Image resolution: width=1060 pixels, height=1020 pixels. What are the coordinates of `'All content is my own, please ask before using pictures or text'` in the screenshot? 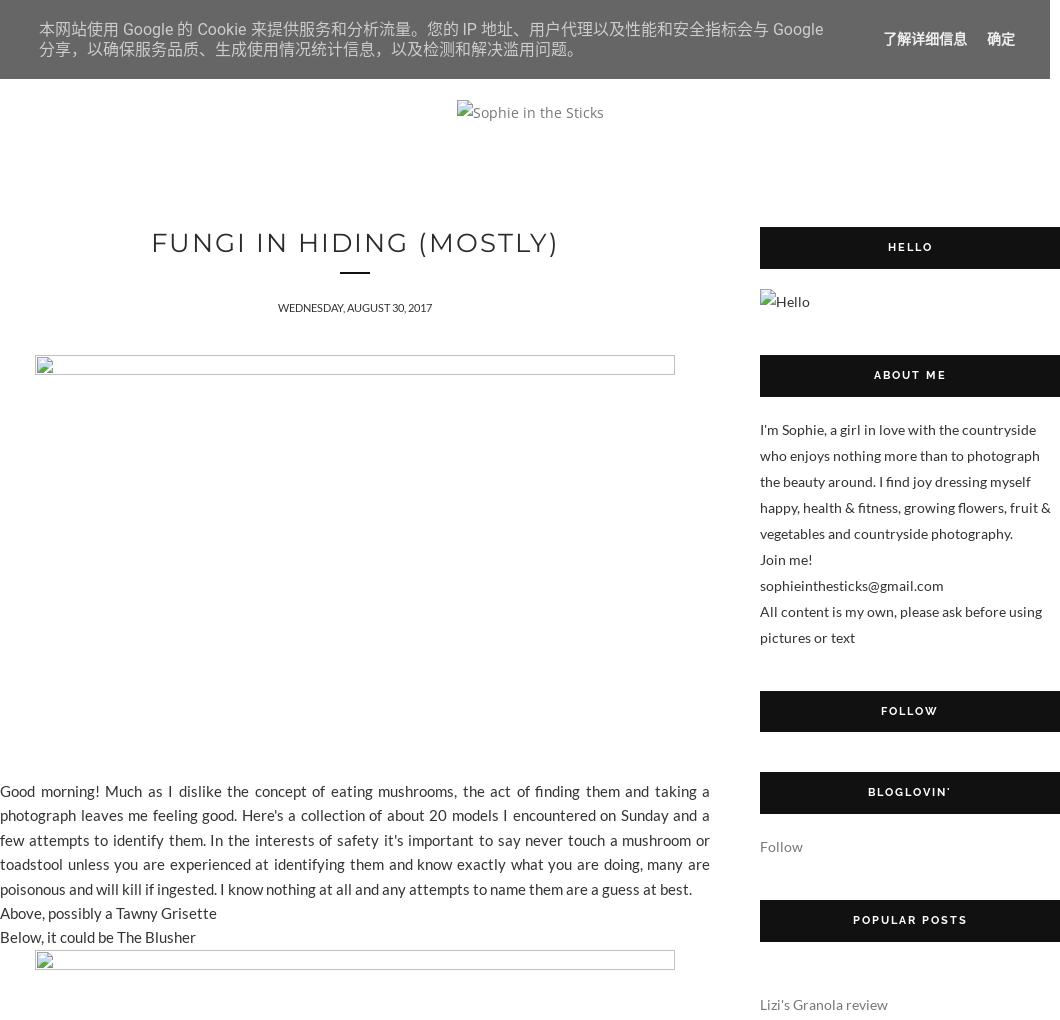 It's located at (901, 622).